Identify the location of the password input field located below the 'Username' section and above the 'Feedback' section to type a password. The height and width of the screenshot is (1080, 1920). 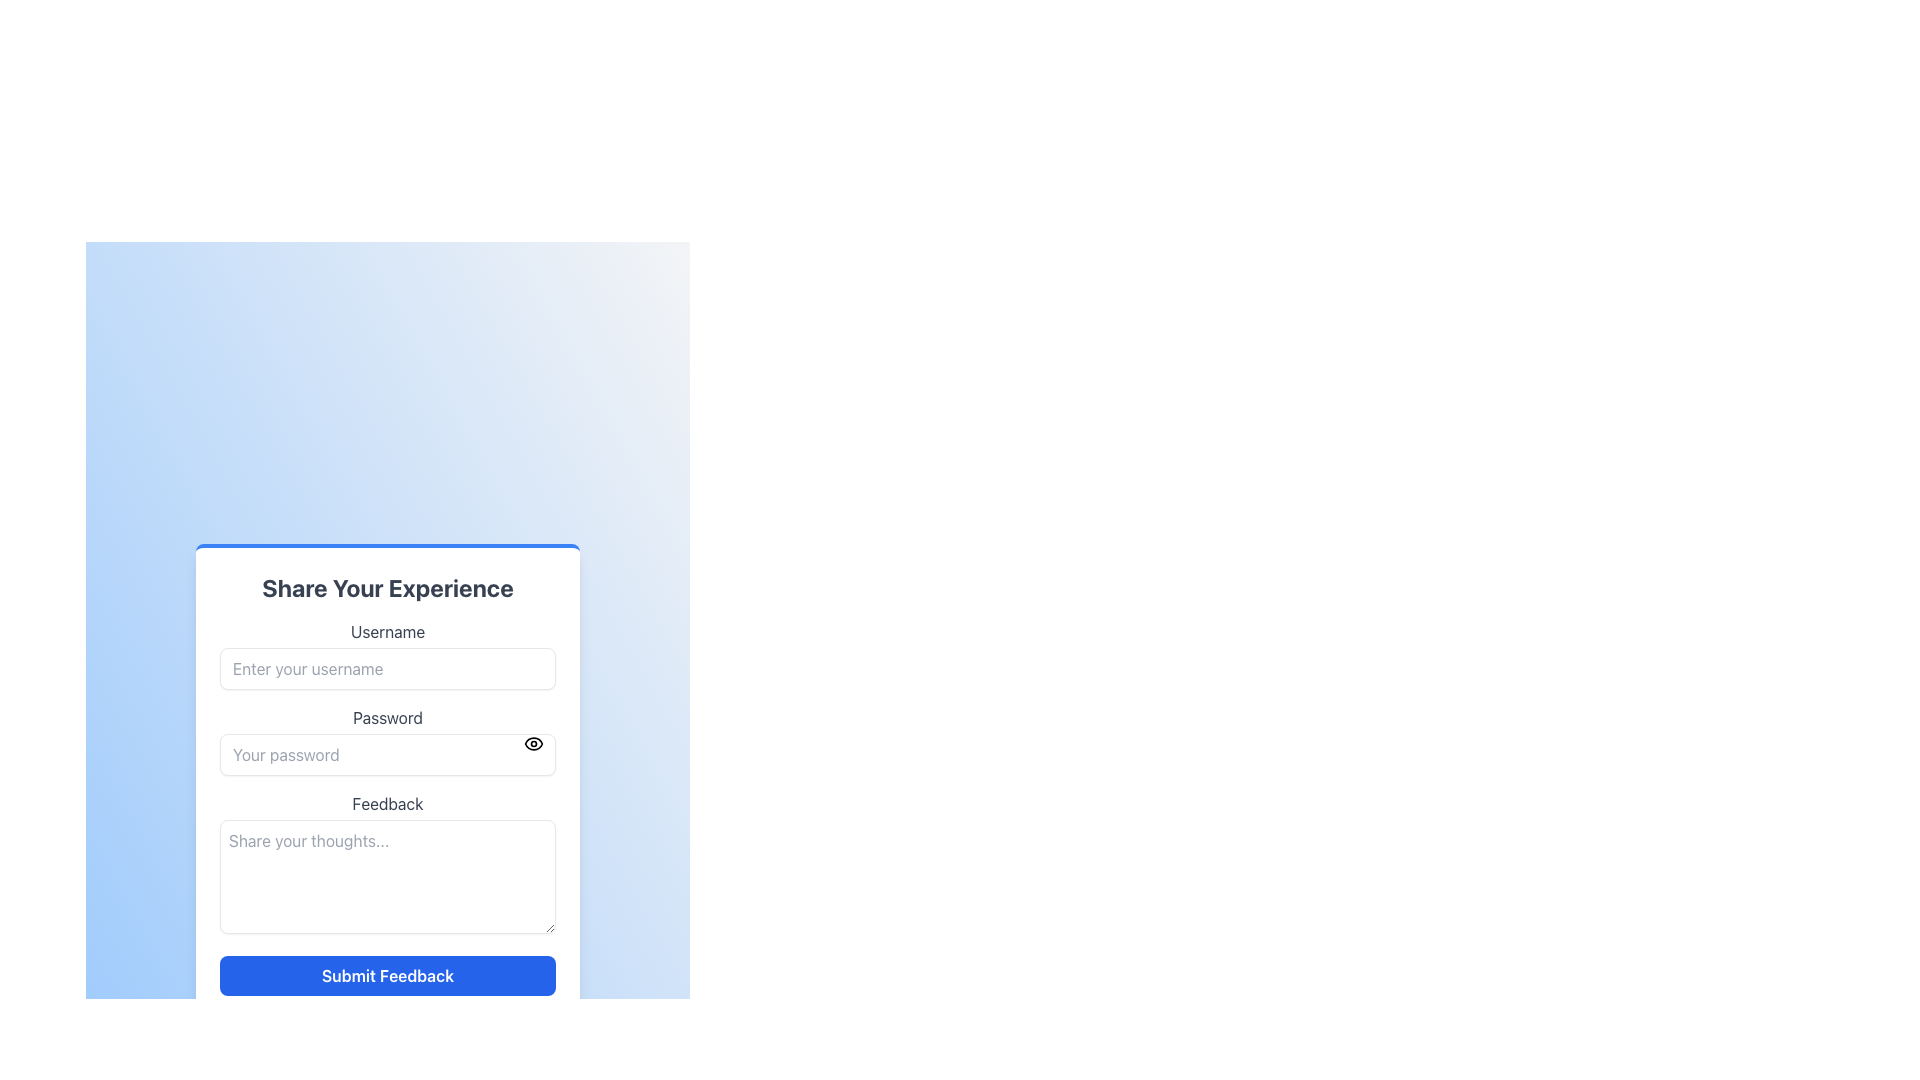
(388, 740).